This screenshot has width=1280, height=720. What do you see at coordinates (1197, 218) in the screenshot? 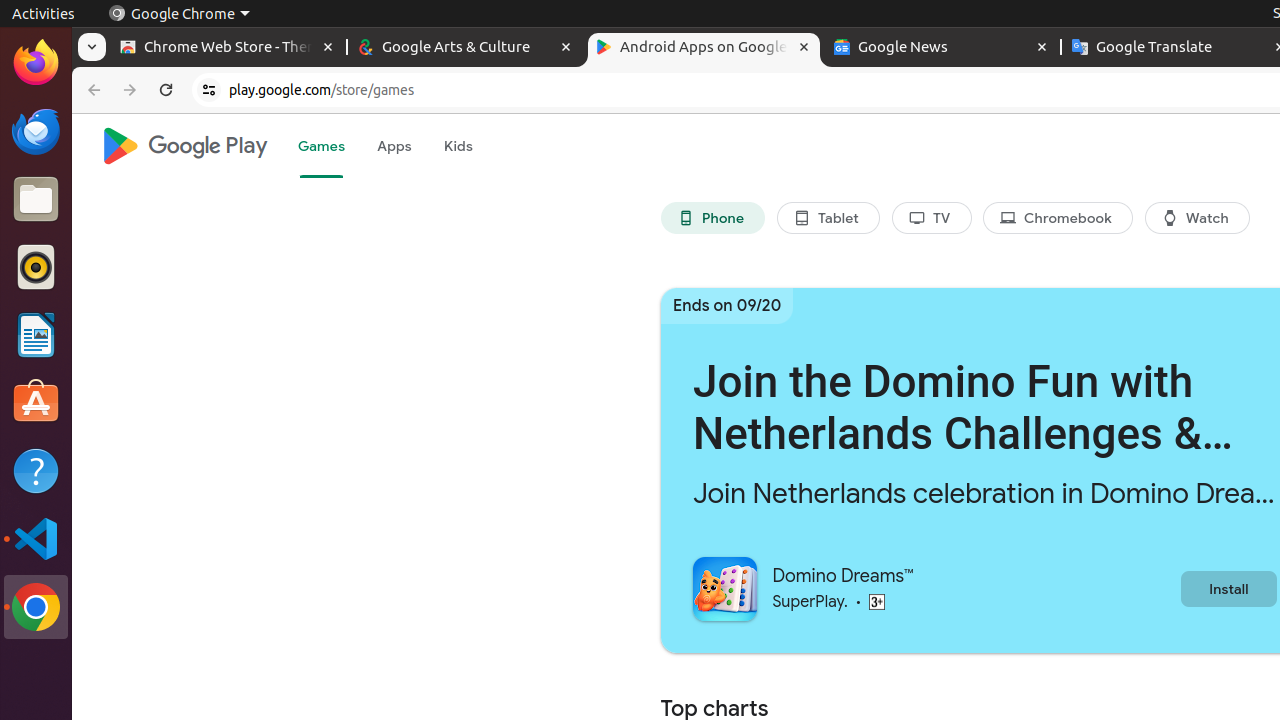
I see `'Watch'` at bounding box center [1197, 218].